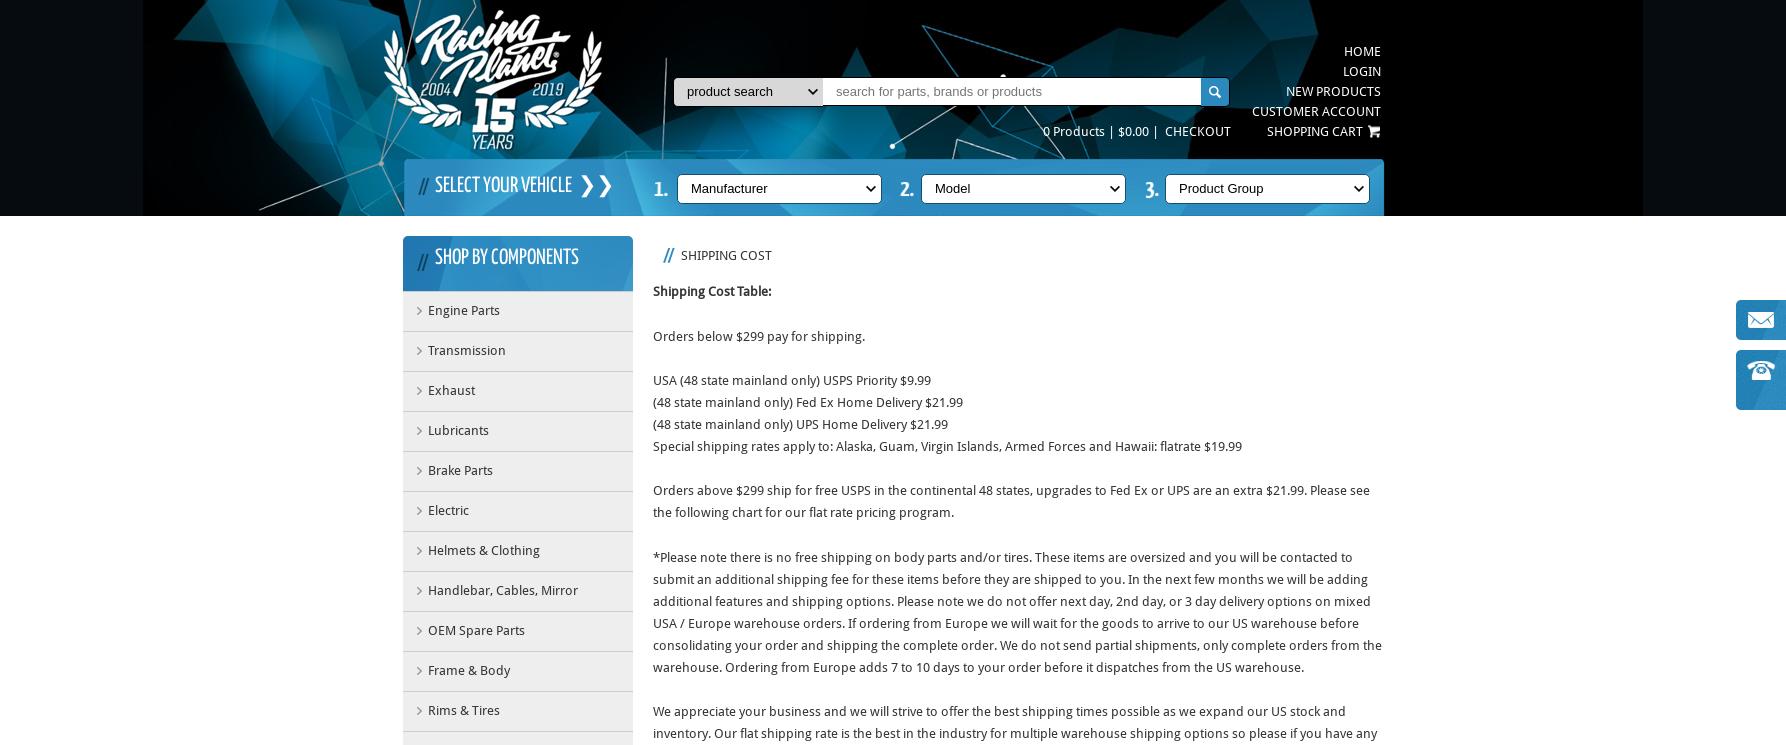 The width and height of the screenshot is (1786, 745). I want to click on 'New Products', so click(1333, 91).